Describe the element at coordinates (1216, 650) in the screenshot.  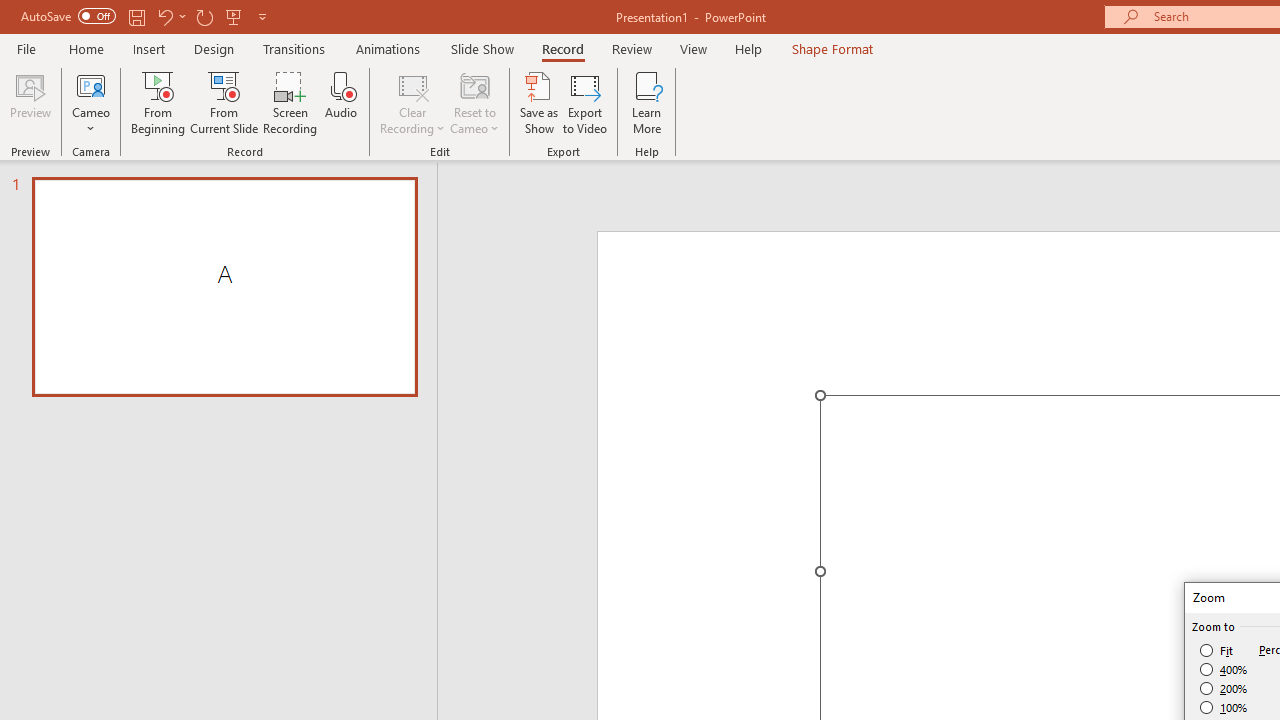
I see `'Fit'` at that location.